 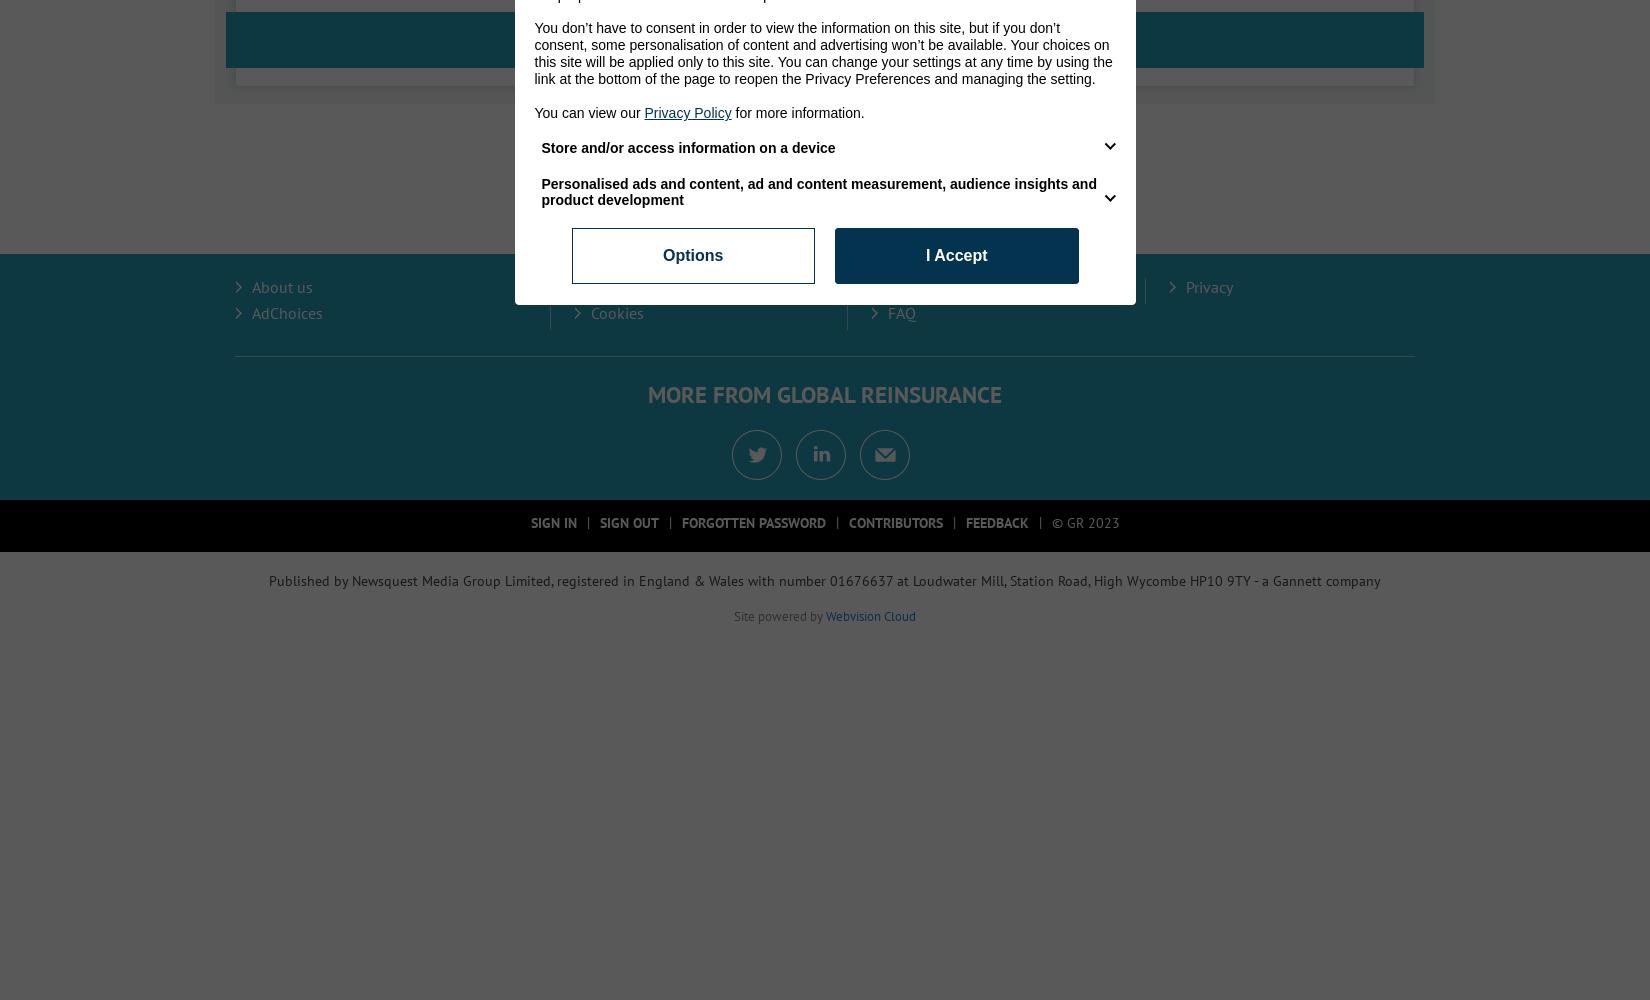 I want to click on 'AdChoices', so click(x=287, y=312).